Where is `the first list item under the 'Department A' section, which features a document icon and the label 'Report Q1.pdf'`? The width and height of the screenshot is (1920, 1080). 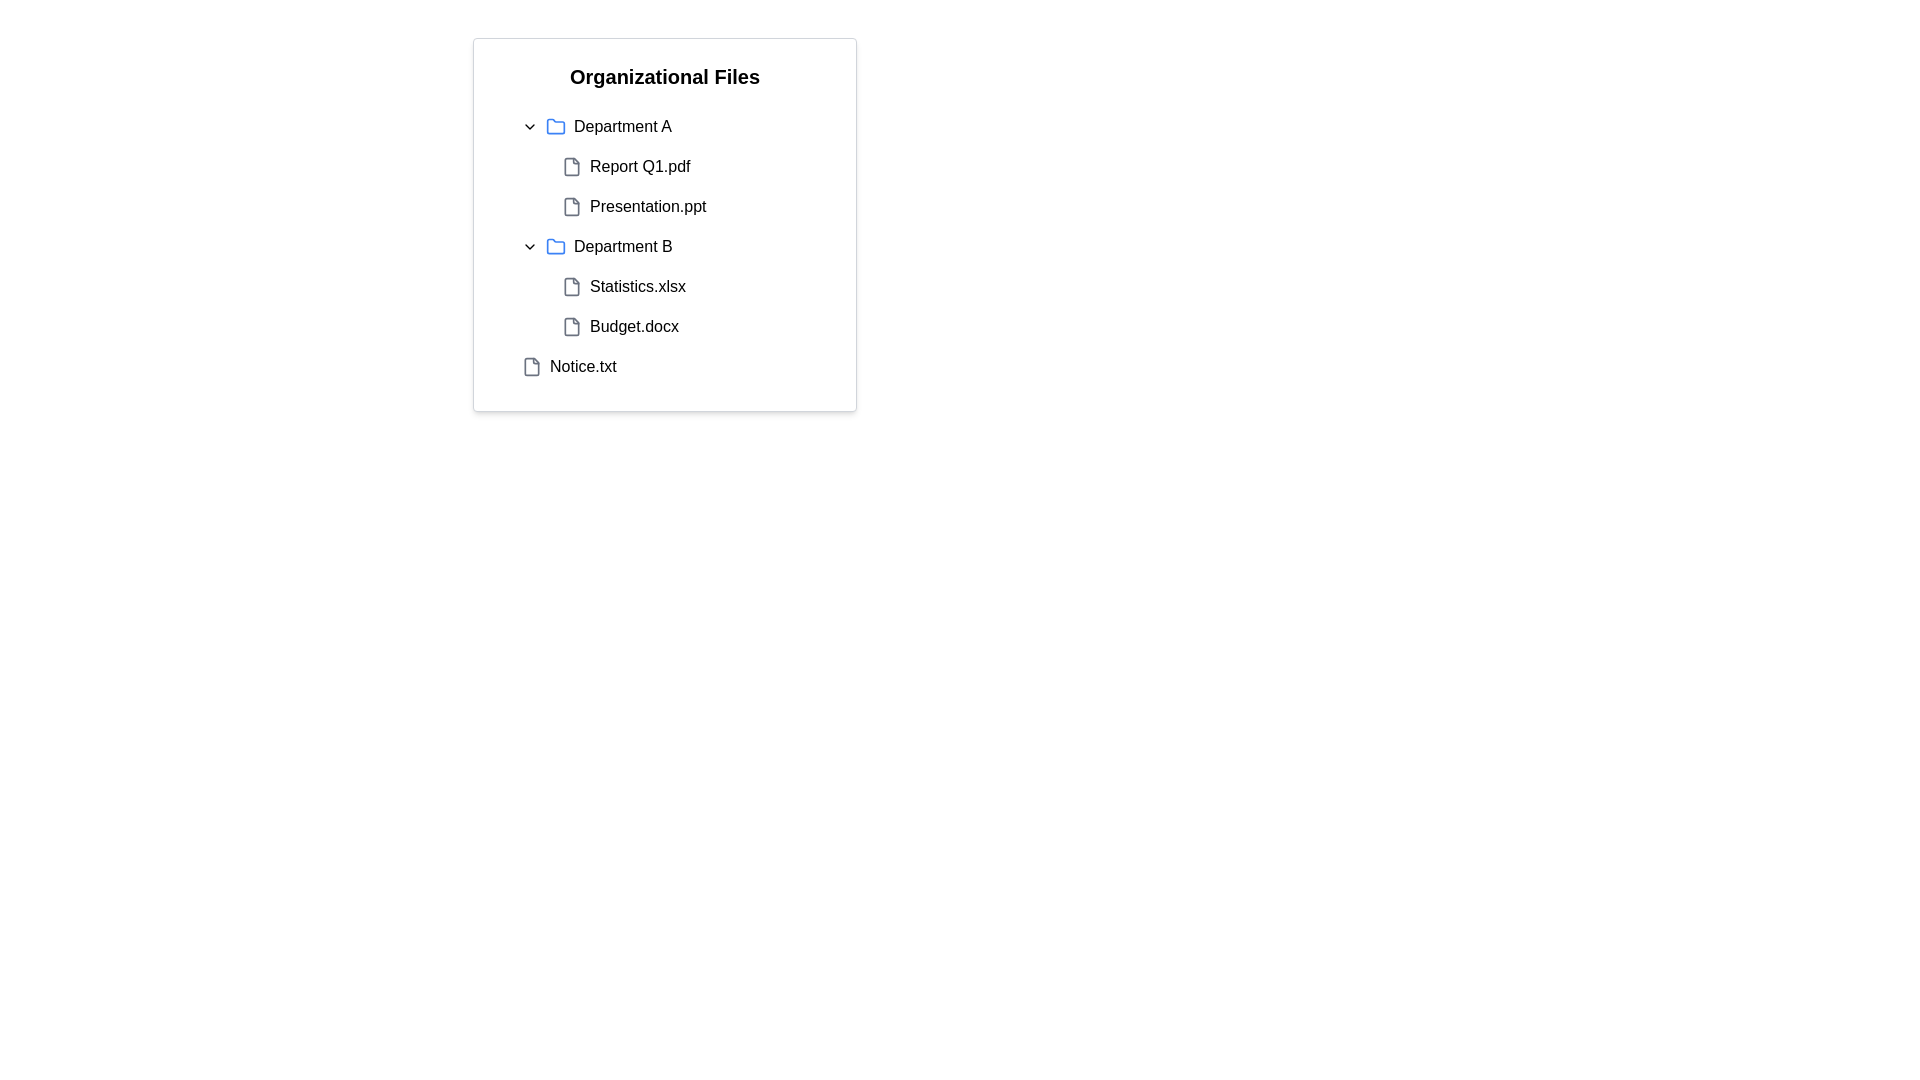 the first list item under the 'Department A' section, which features a document icon and the label 'Report Q1.pdf' is located at coordinates (625, 165).